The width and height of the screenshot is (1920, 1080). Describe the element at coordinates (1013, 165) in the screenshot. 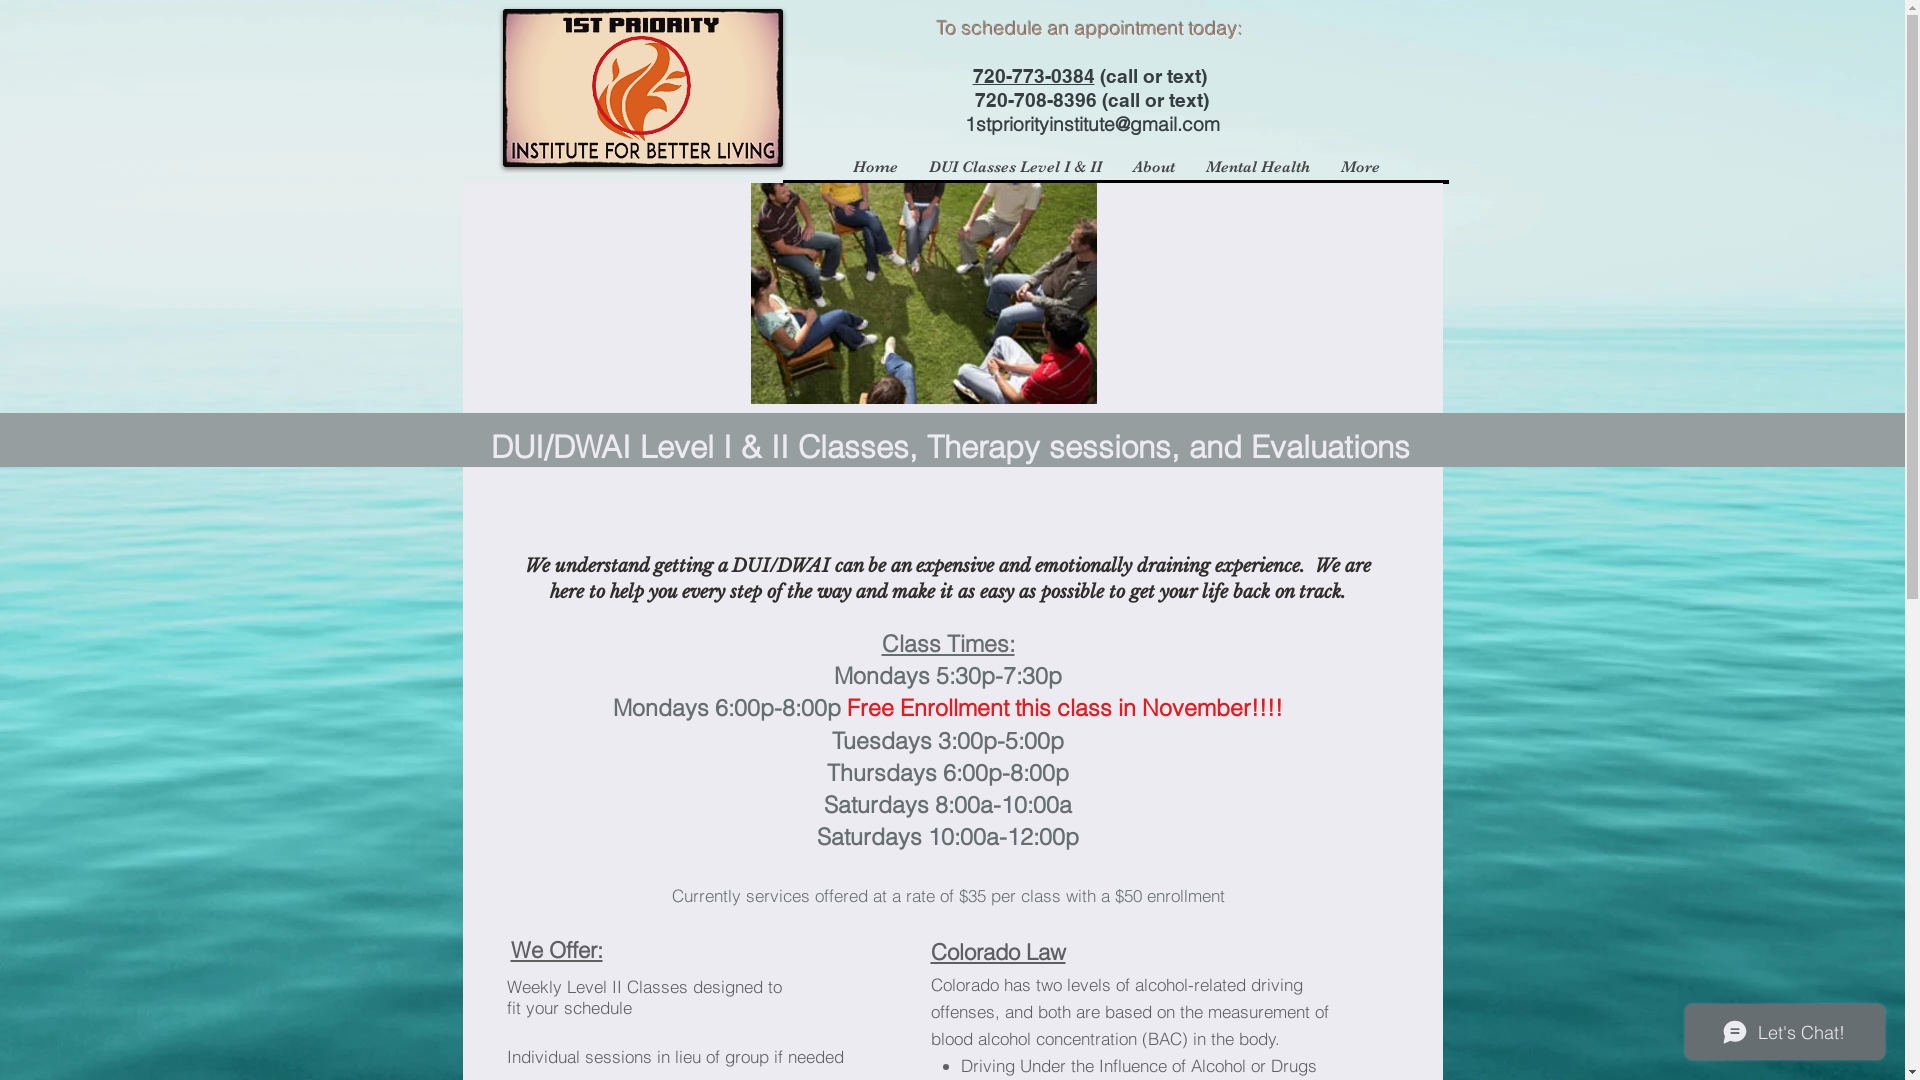

I see `'DUI Classes Level I & II'` at that location.